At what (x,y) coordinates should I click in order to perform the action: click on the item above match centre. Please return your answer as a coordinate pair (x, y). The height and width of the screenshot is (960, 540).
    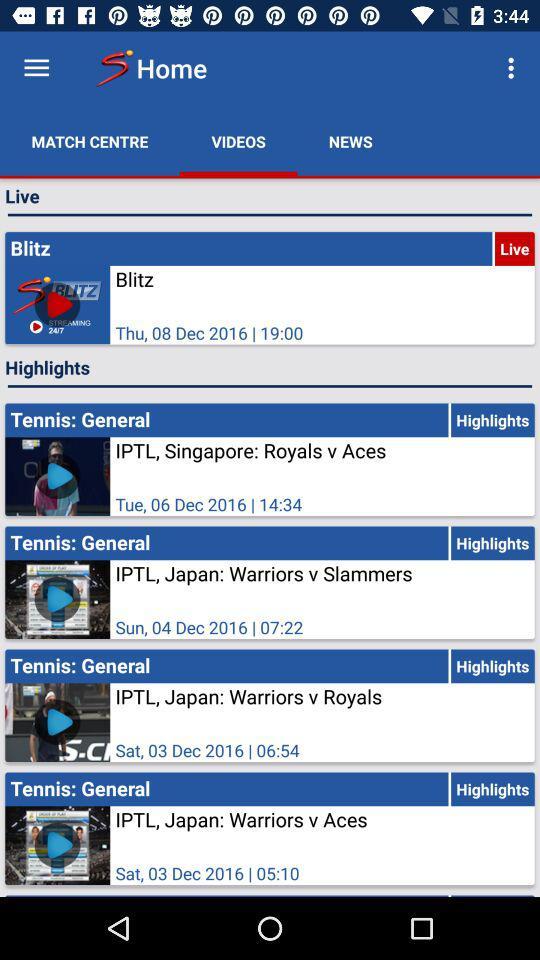
    Looking at the image, I should click on (36, 68).